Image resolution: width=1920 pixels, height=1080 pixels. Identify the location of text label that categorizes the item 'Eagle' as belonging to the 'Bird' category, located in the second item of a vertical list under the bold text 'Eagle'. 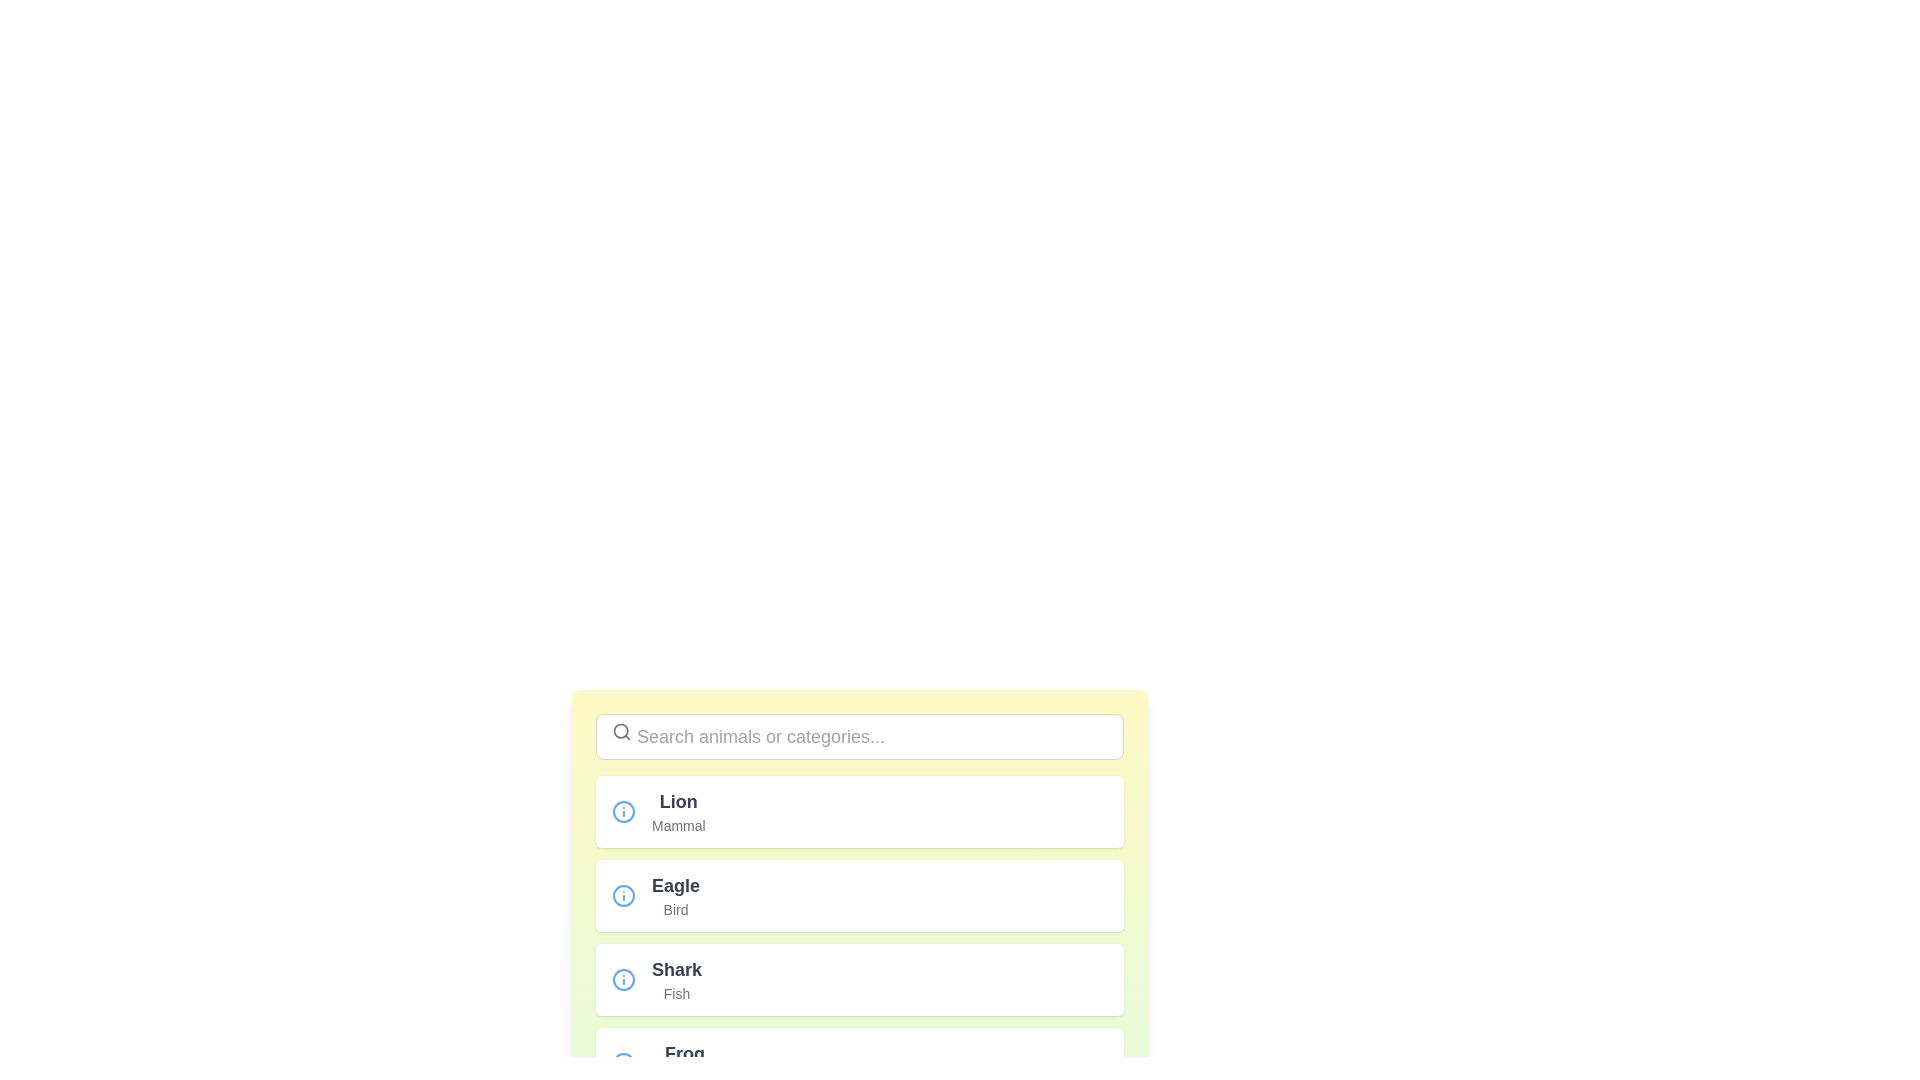
(676, 910).